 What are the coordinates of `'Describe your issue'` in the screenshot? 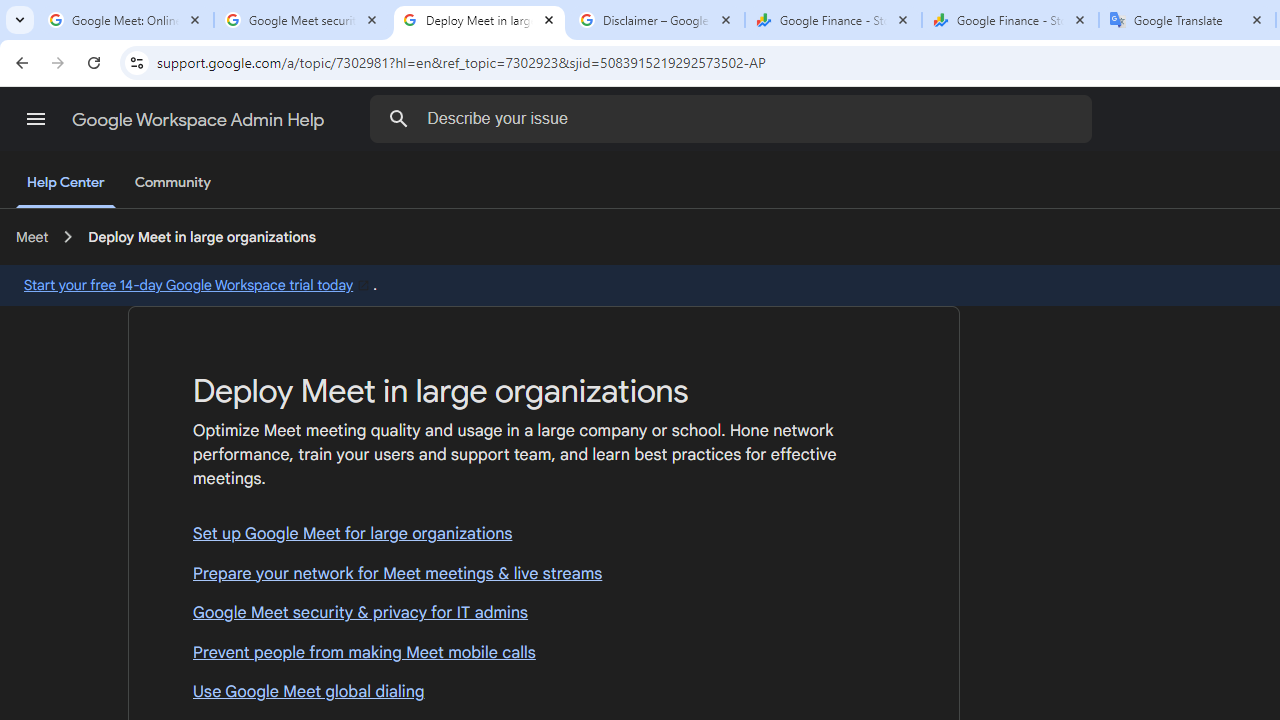 It's located at (734, 118).